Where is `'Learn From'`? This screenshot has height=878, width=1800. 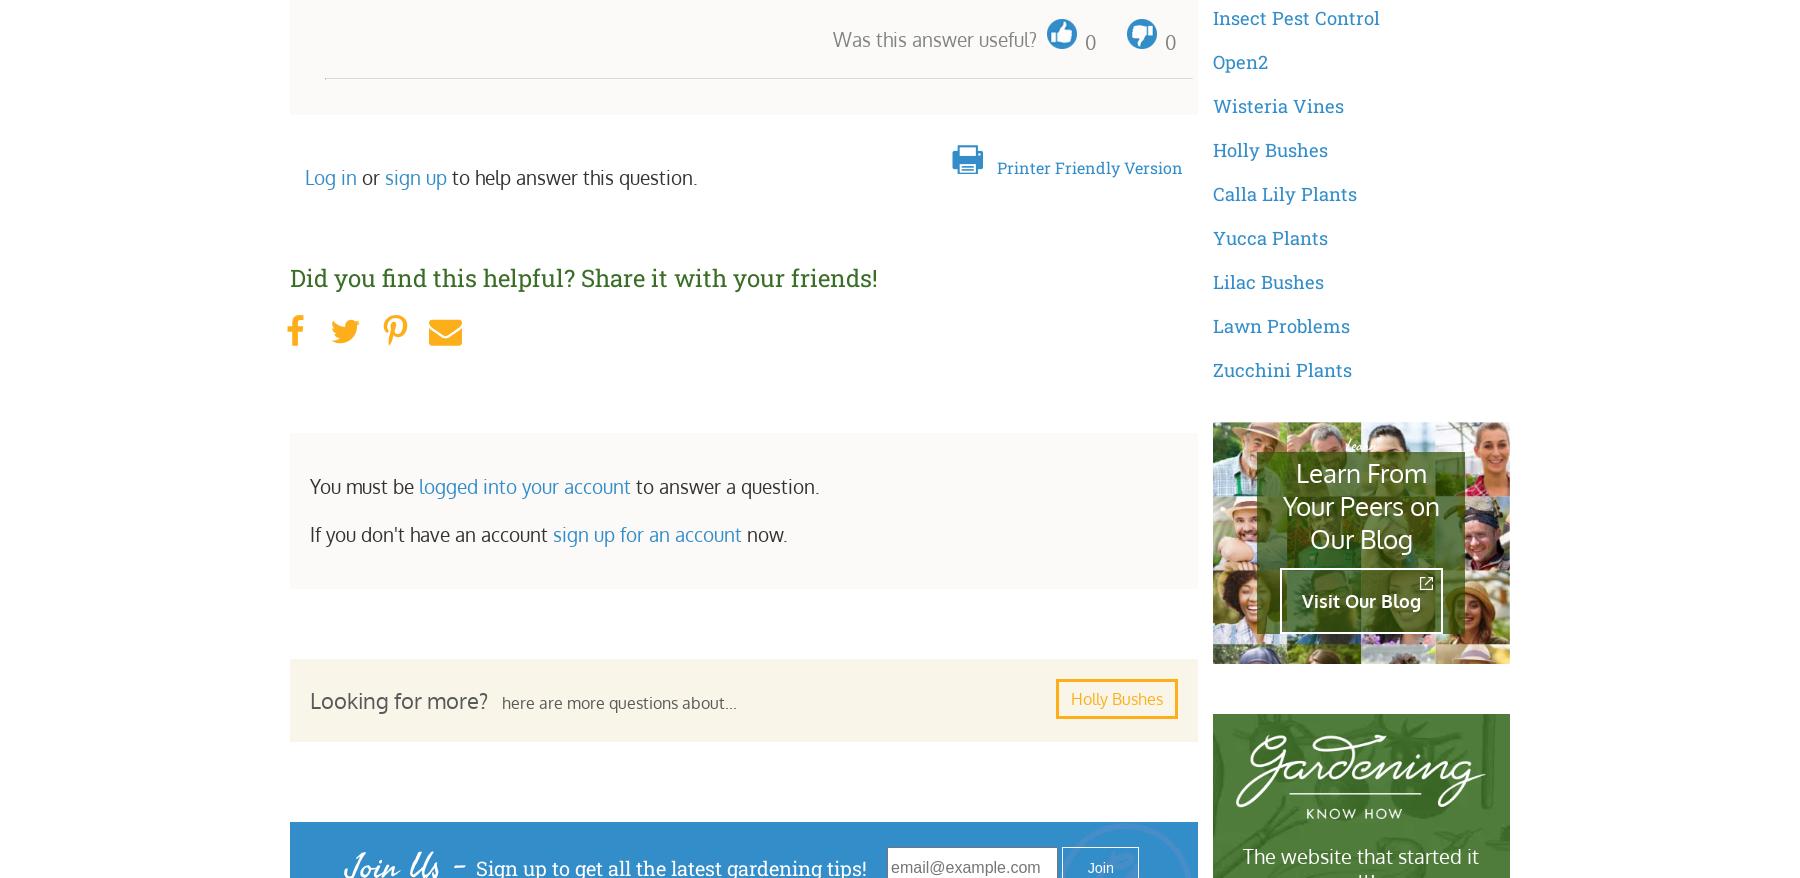 'Learn From' is located at coordinates (1294, 471).